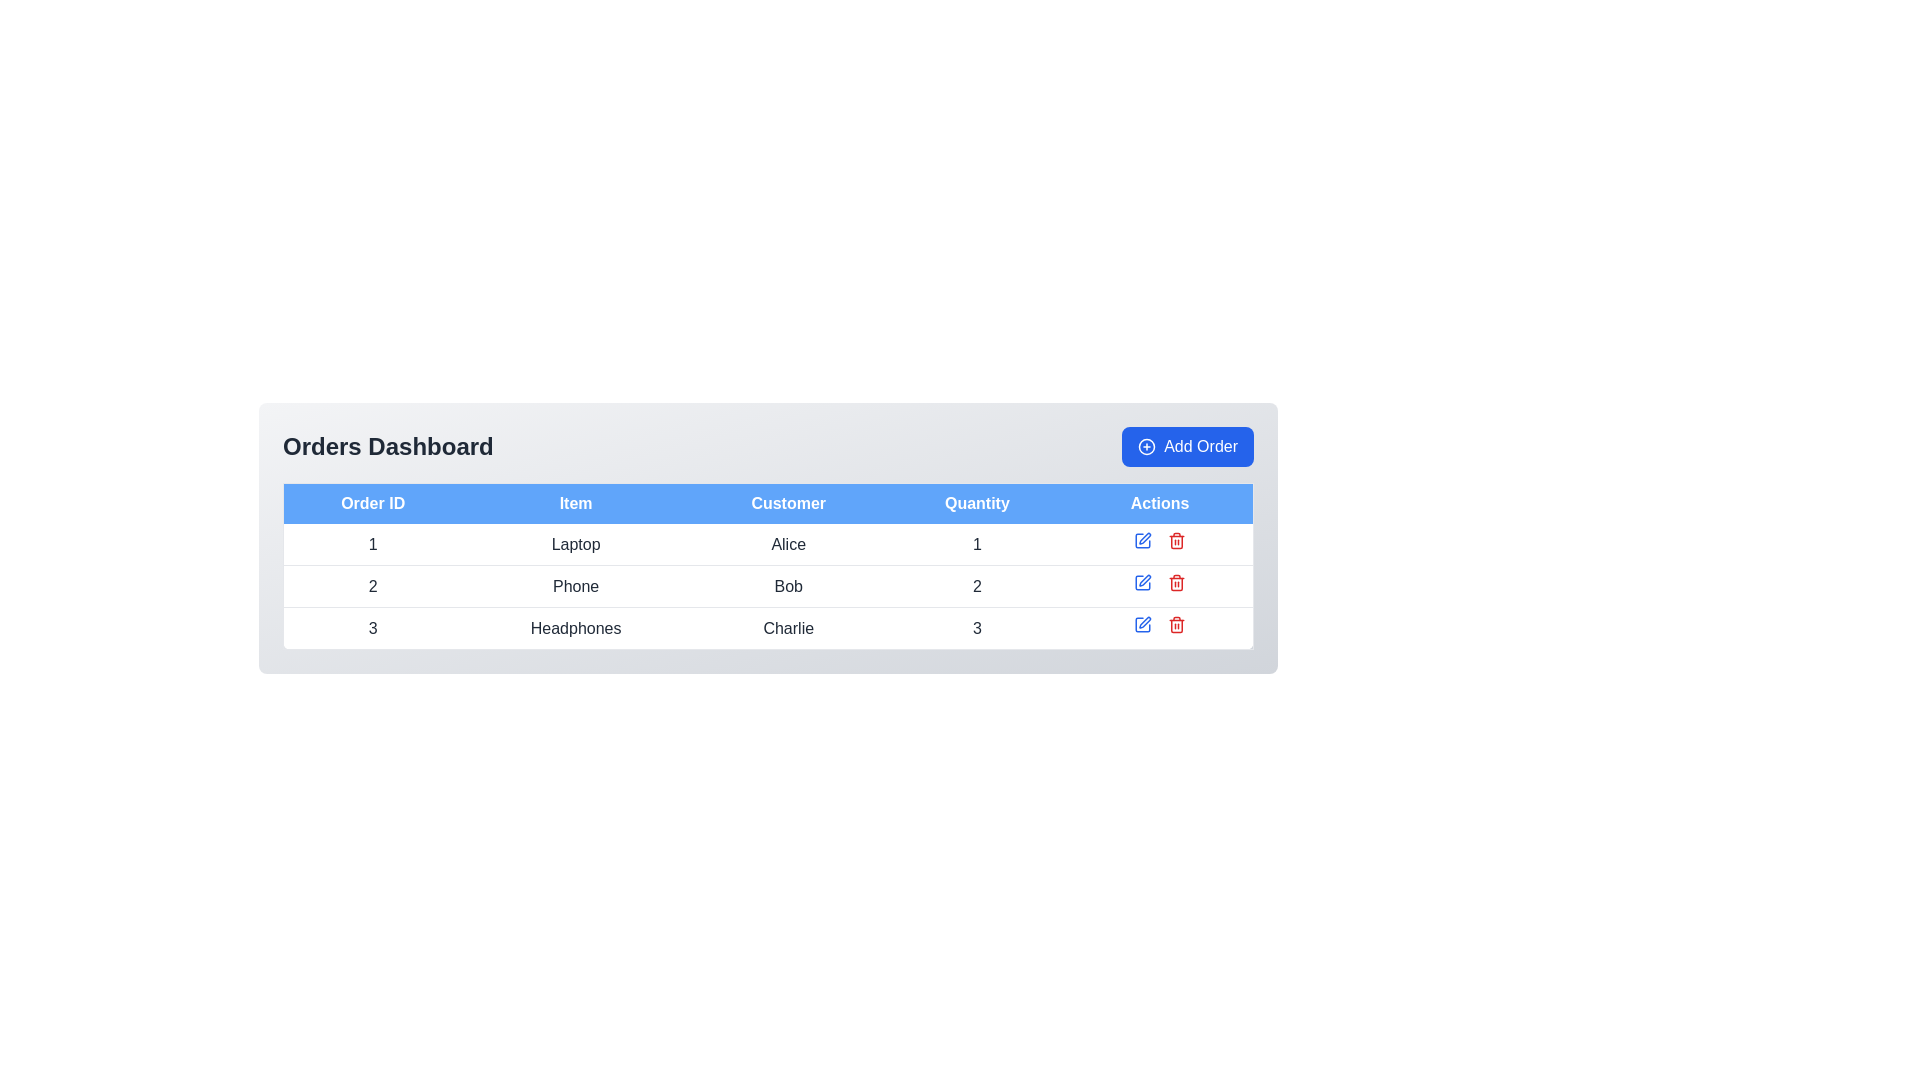 The height and width of the screenshot is (1080, 1920). What do you see at coordinates (767, 627) in the screenshot?
I see `the third row` at bounding box center [767, 627].